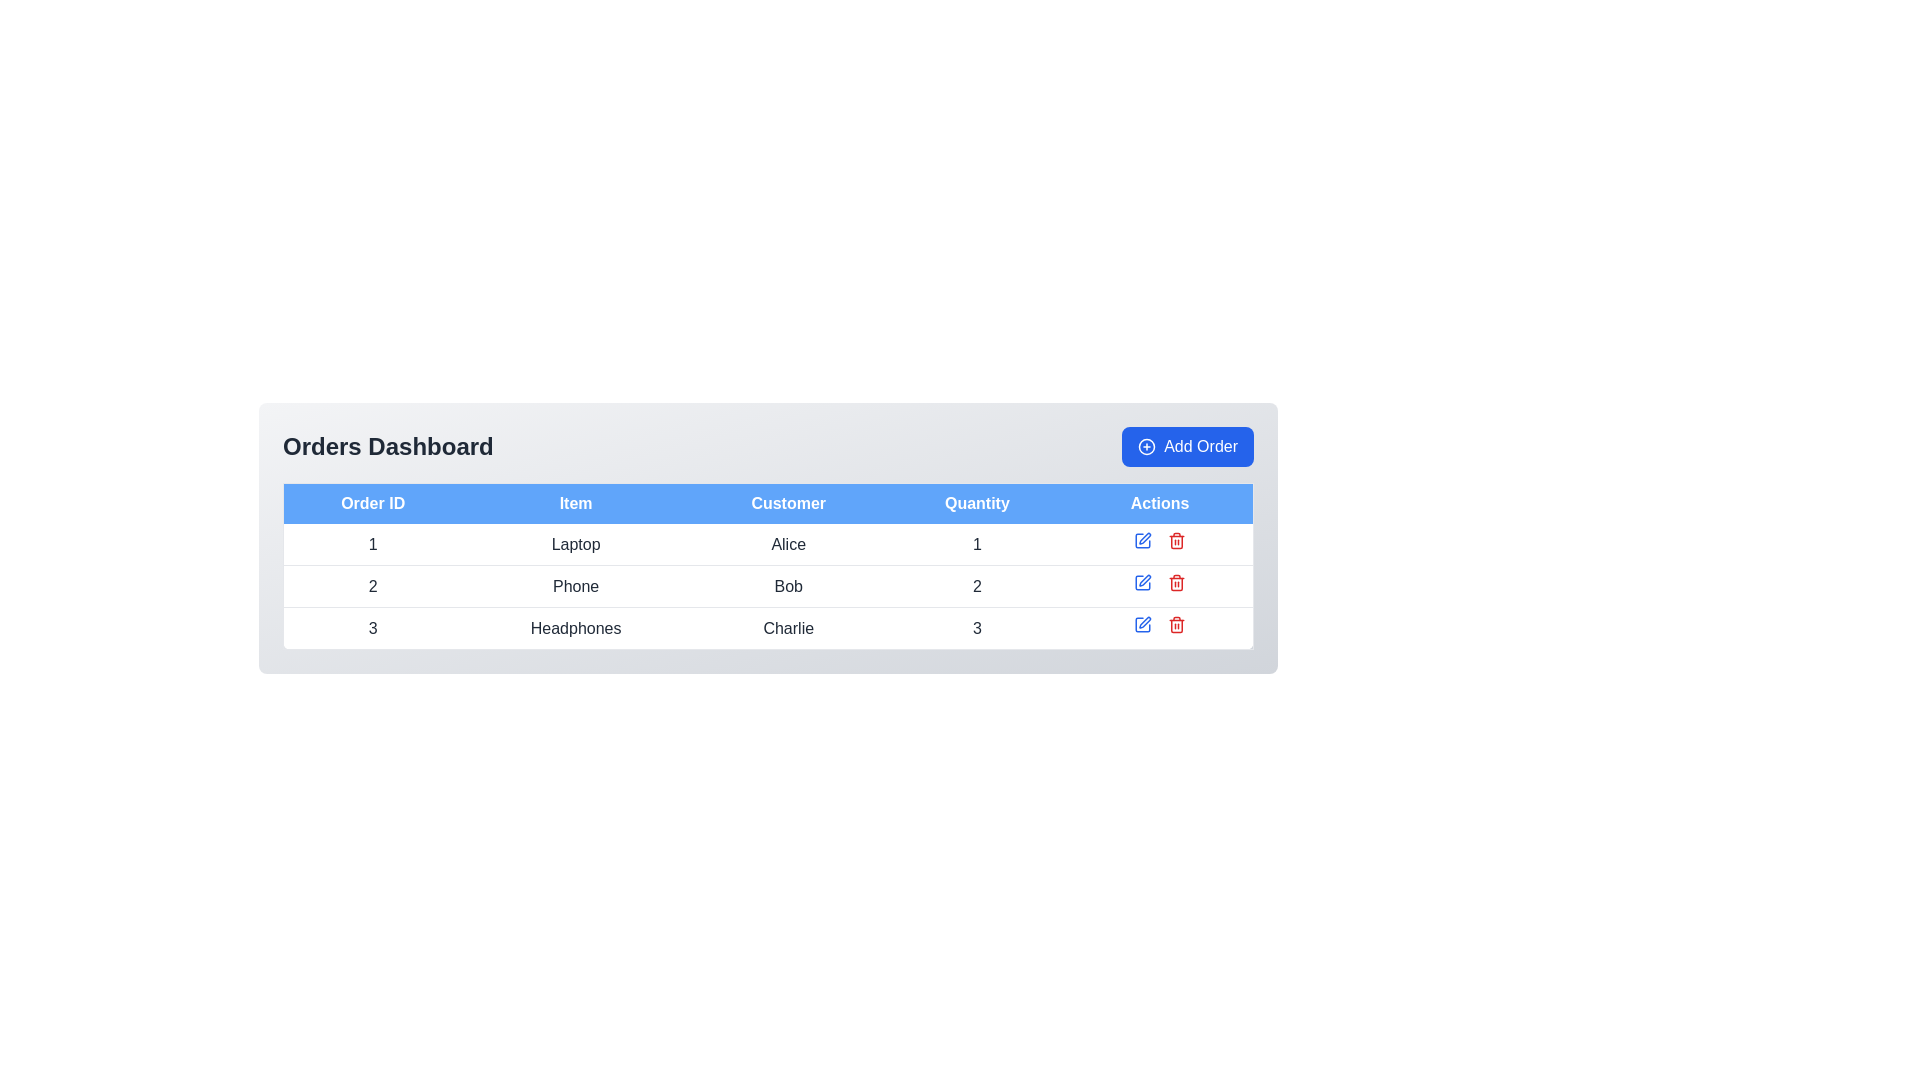 The height and width of the screenshot is (1080, 1920). What do you see at coordinates (767, 627) in the screenshot?
I see `the third row` at bounding box center [767, 627].